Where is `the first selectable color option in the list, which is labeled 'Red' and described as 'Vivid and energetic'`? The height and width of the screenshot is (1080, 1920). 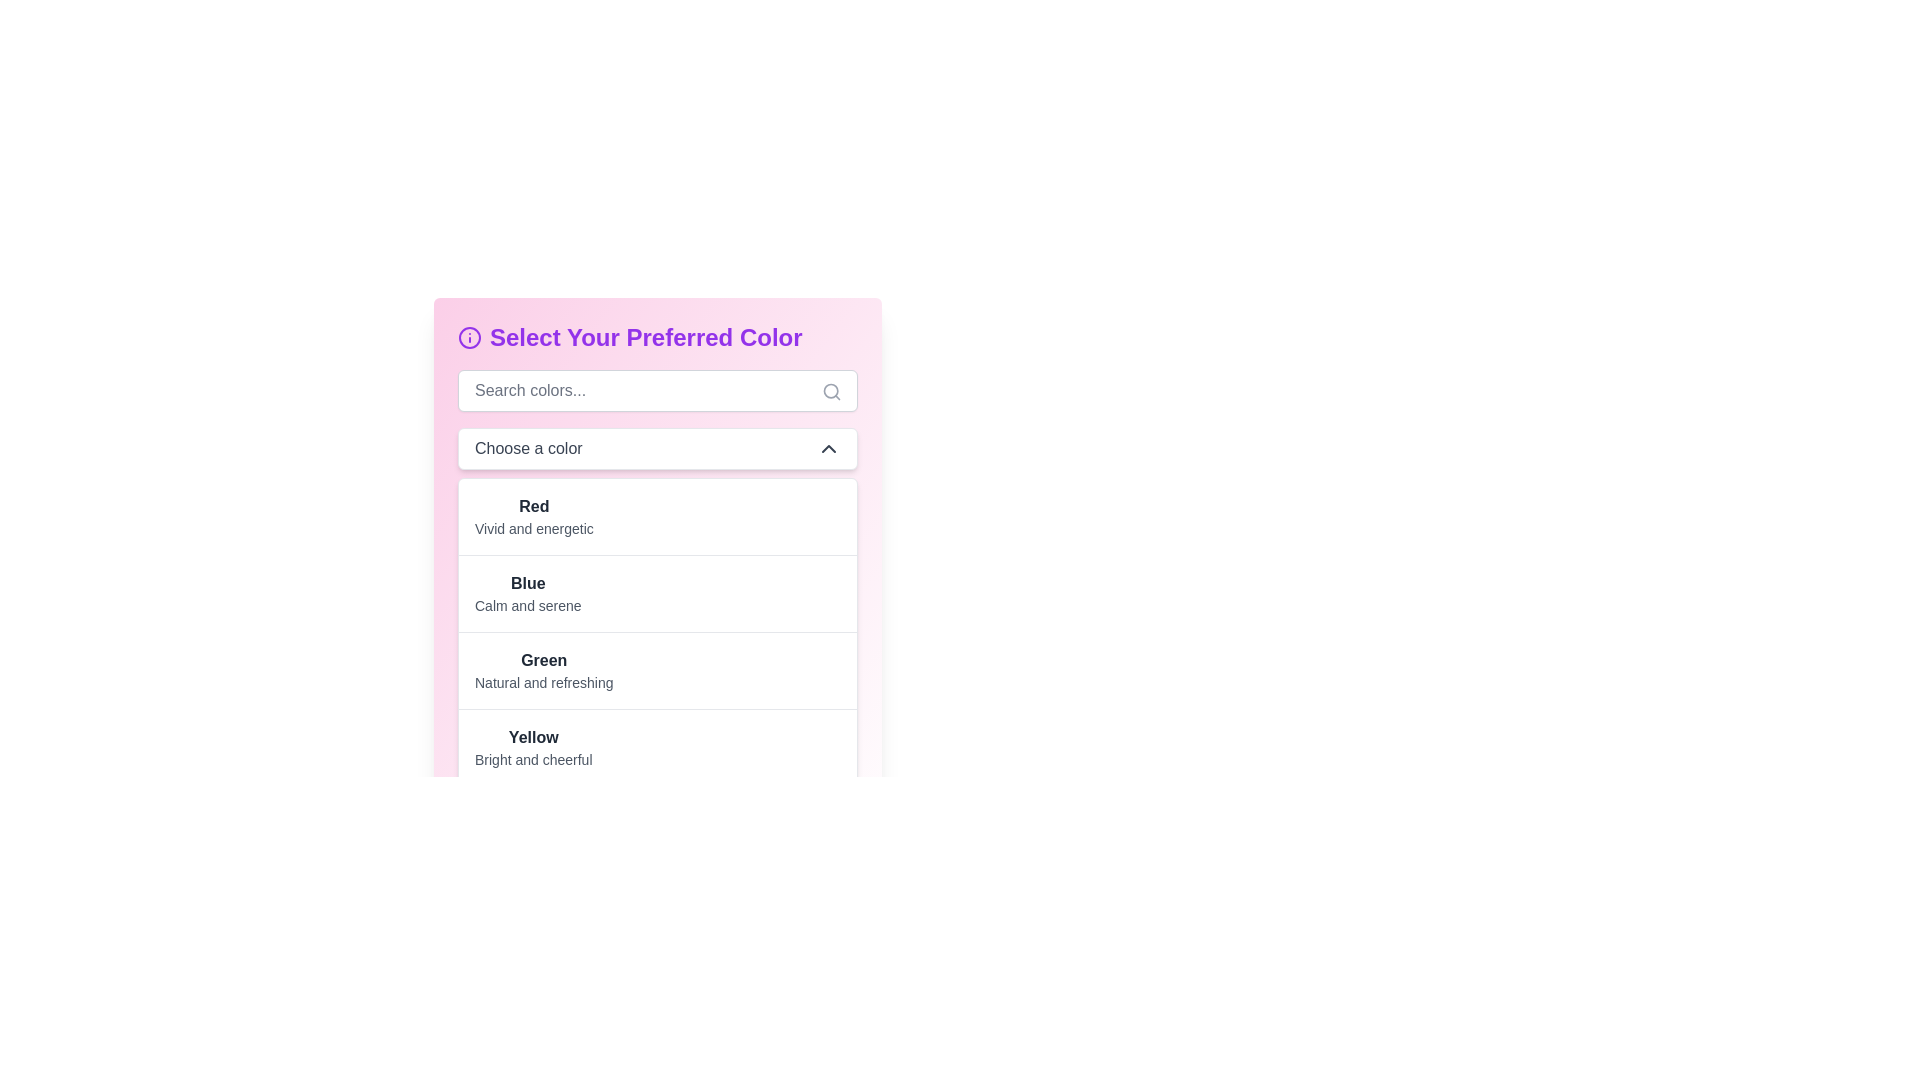
the first selectable color option in the list, which is labeled 'Red' and described as 'Vivid and energetic' is located at coordinates (534, 515).